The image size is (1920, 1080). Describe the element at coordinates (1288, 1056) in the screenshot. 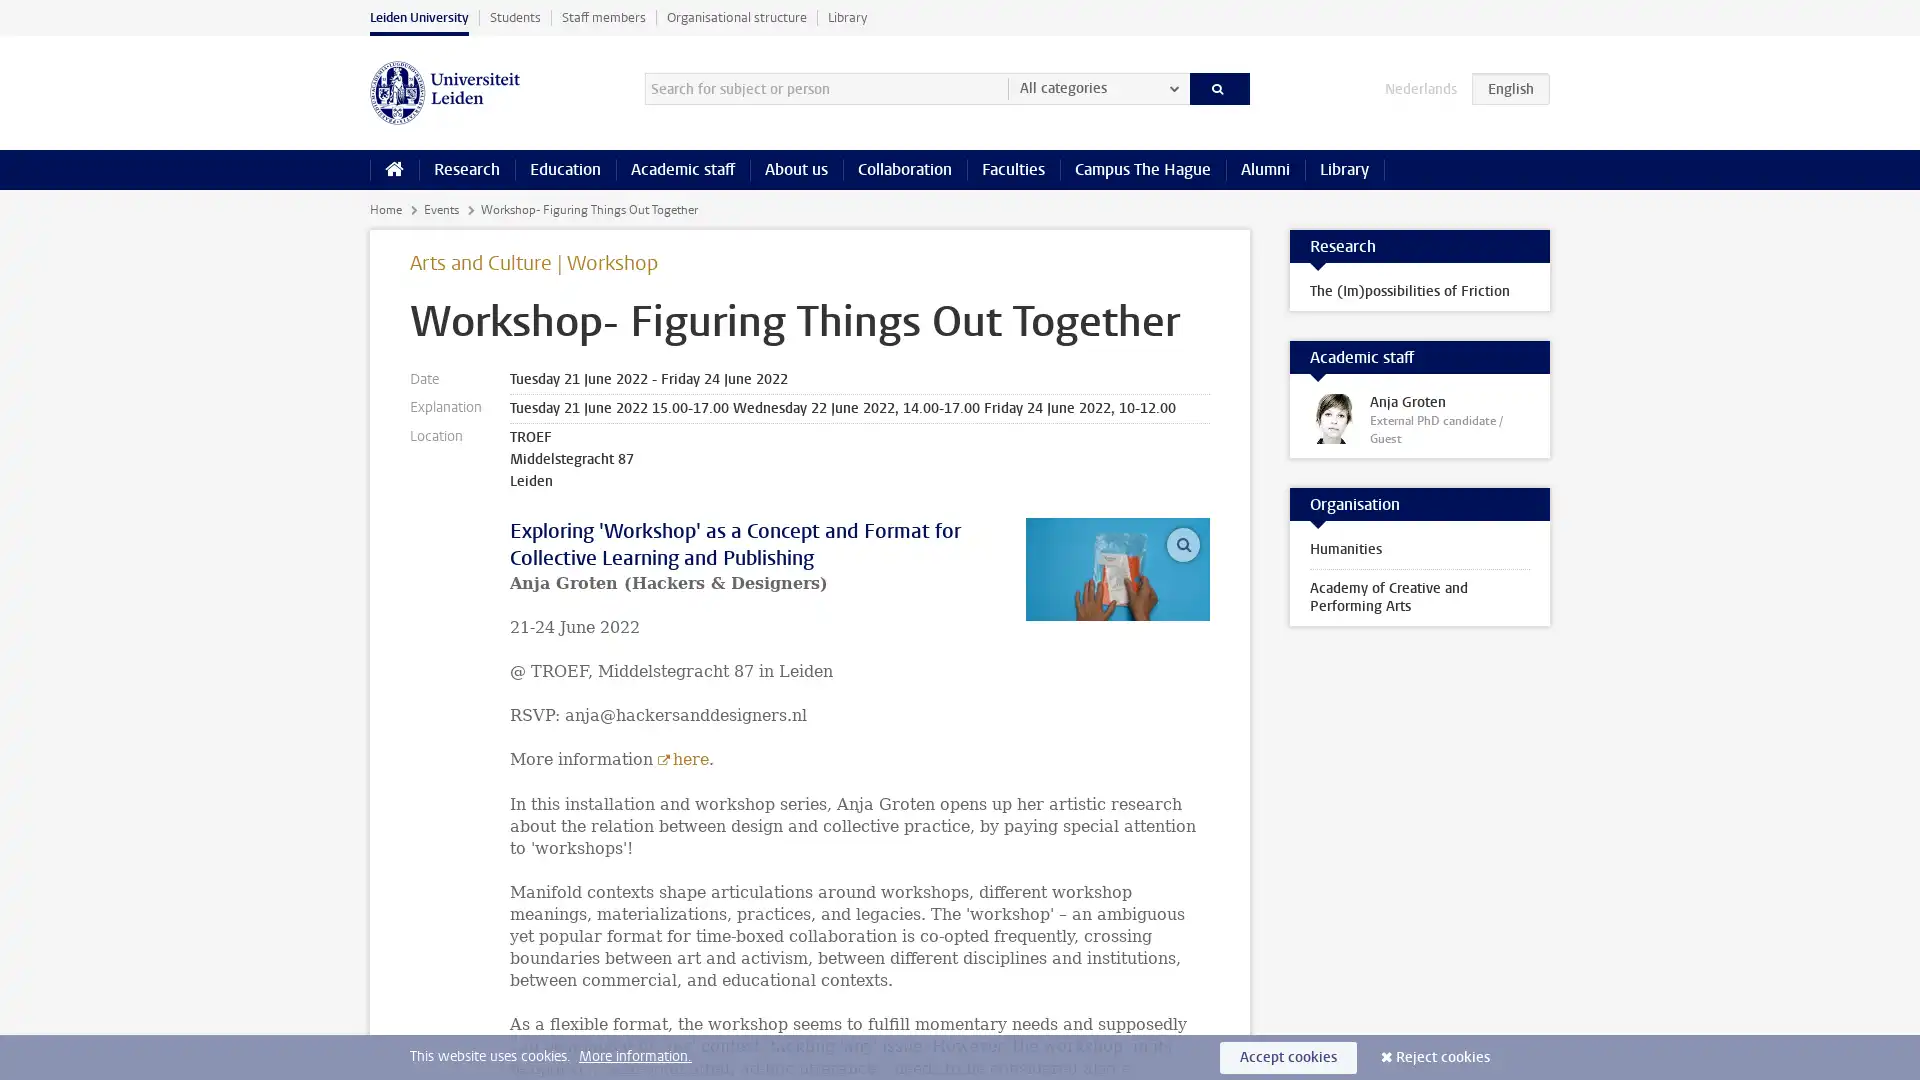

I see `Accept cookies` at that location.